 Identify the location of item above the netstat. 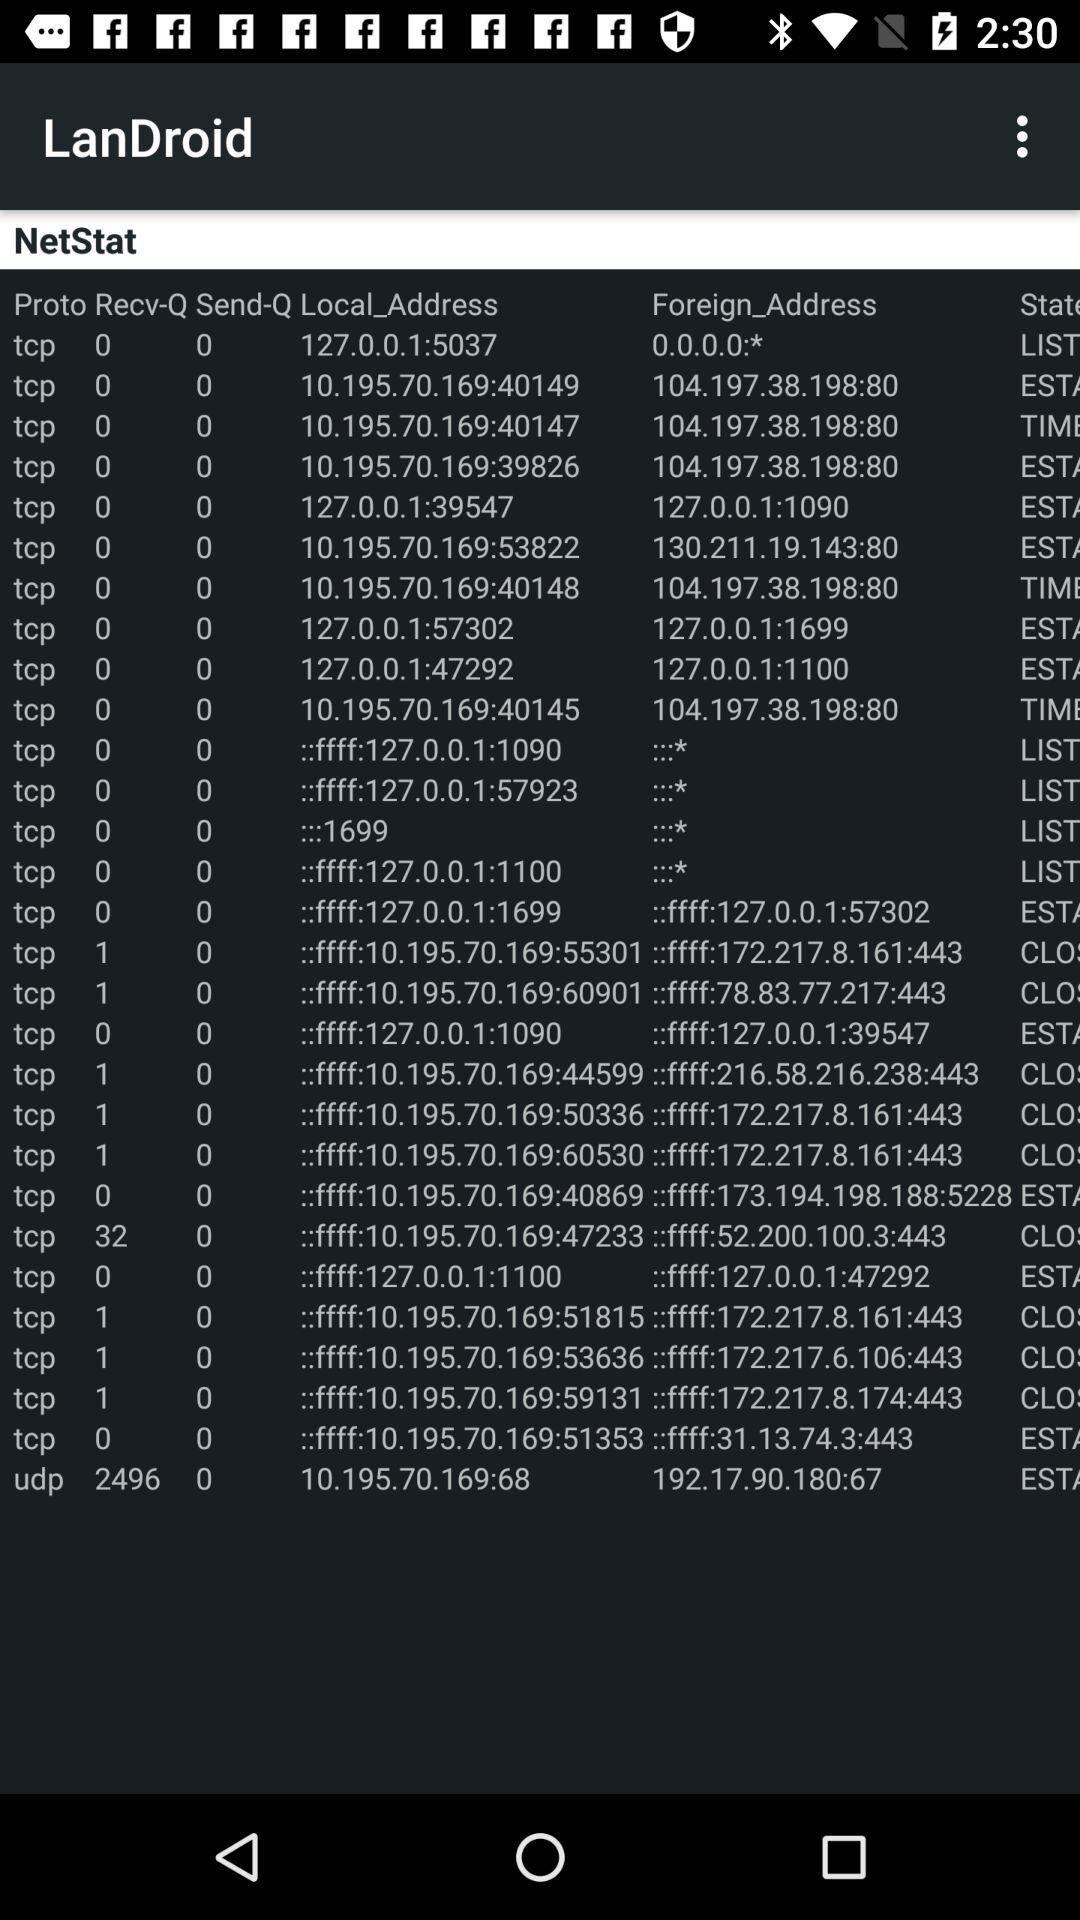
(1027, 135).